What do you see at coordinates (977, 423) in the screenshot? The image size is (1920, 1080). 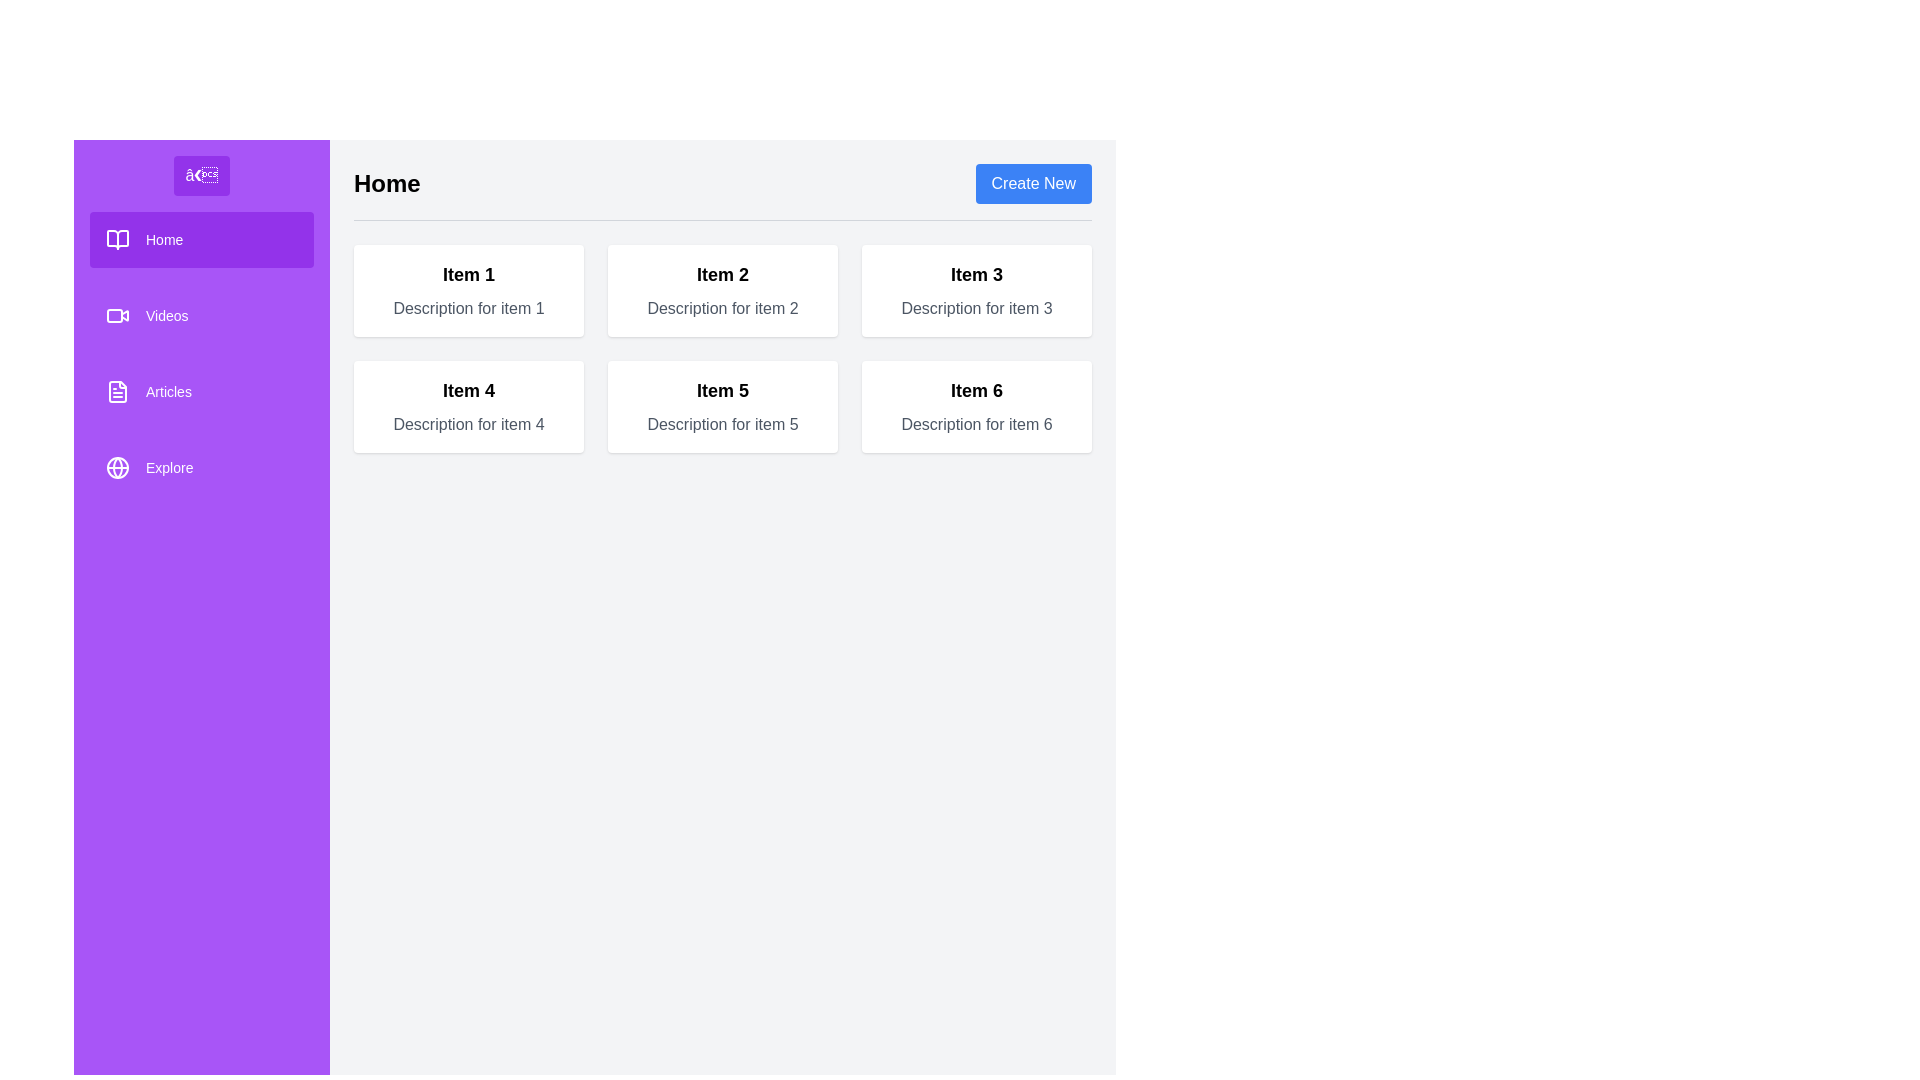 I see `the Text label located below the bold title 'Item 6' in the second card of the second row in the grid layout` at bounding box center [977, 423].